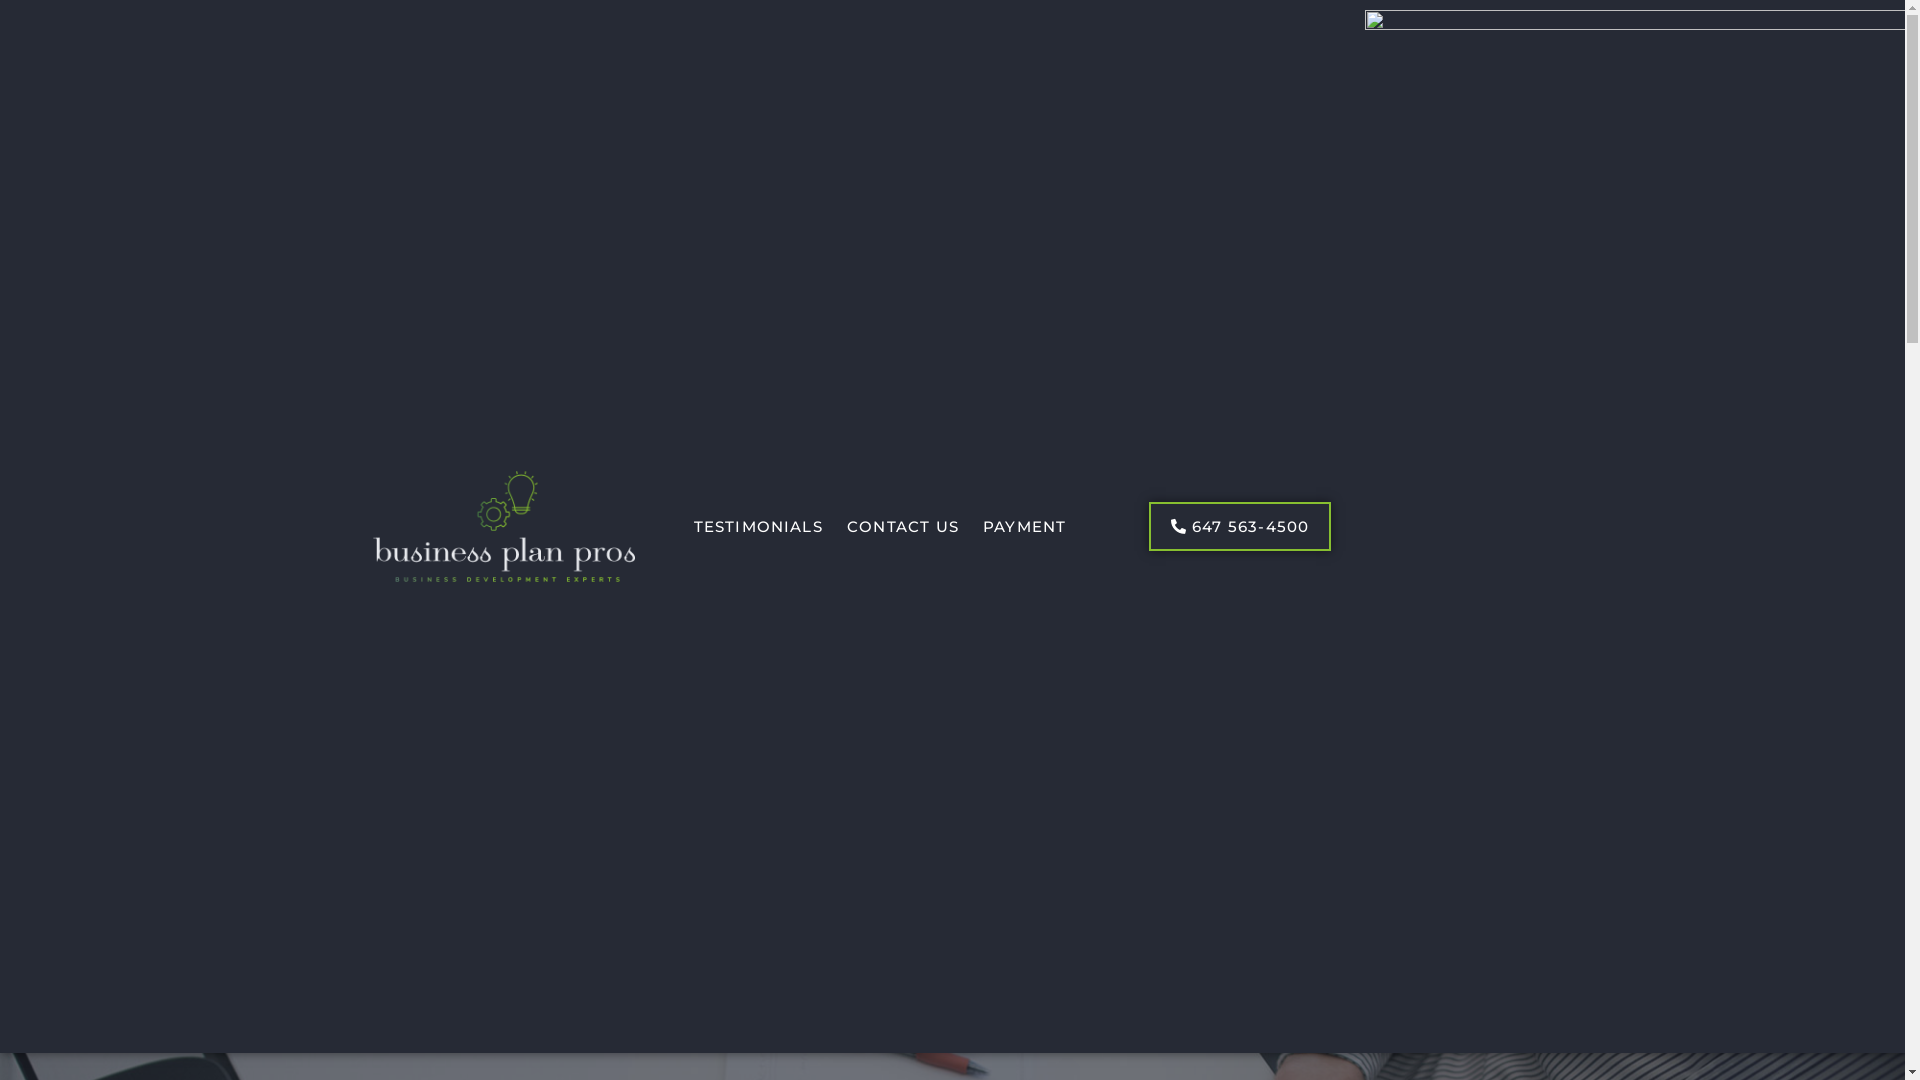 The image size is (1920, 1080). Describe the element at coordinates (757, 526) in the screenshot. I see `'TESTIMONIALS'` at that location.